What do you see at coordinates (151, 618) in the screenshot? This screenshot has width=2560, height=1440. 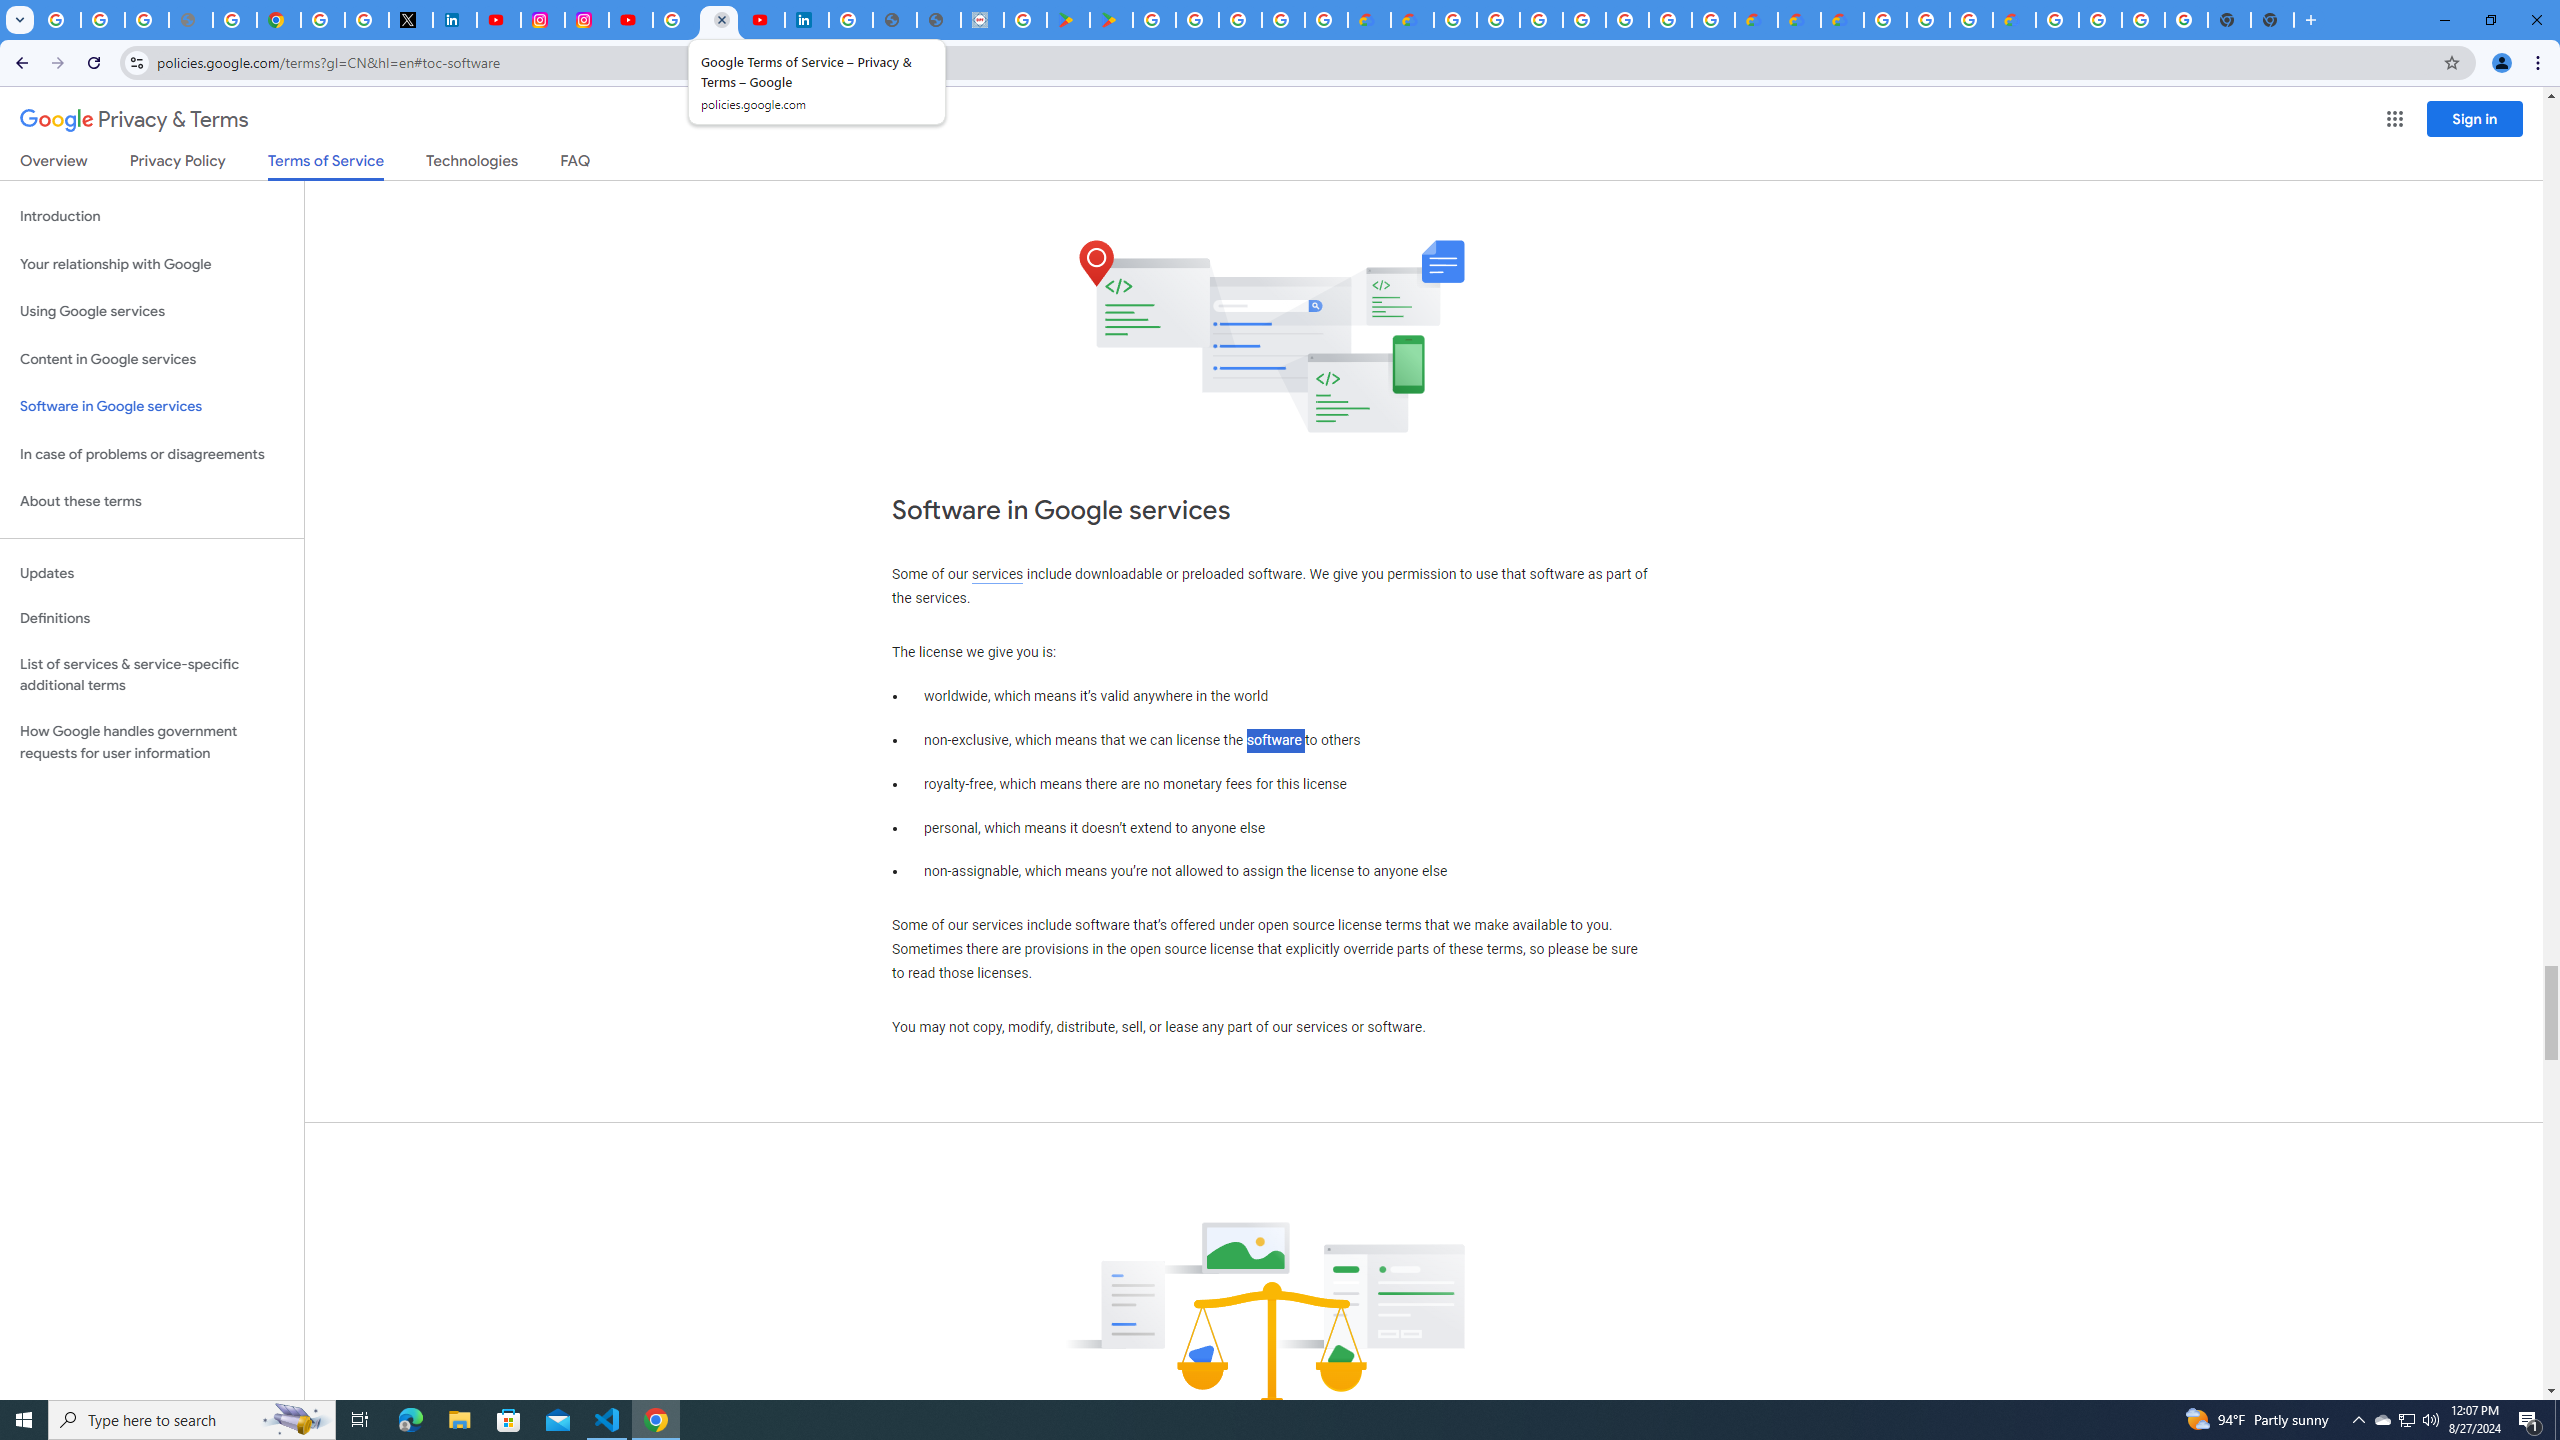 I see `'Definitions'` at bounding box center [151, 618].